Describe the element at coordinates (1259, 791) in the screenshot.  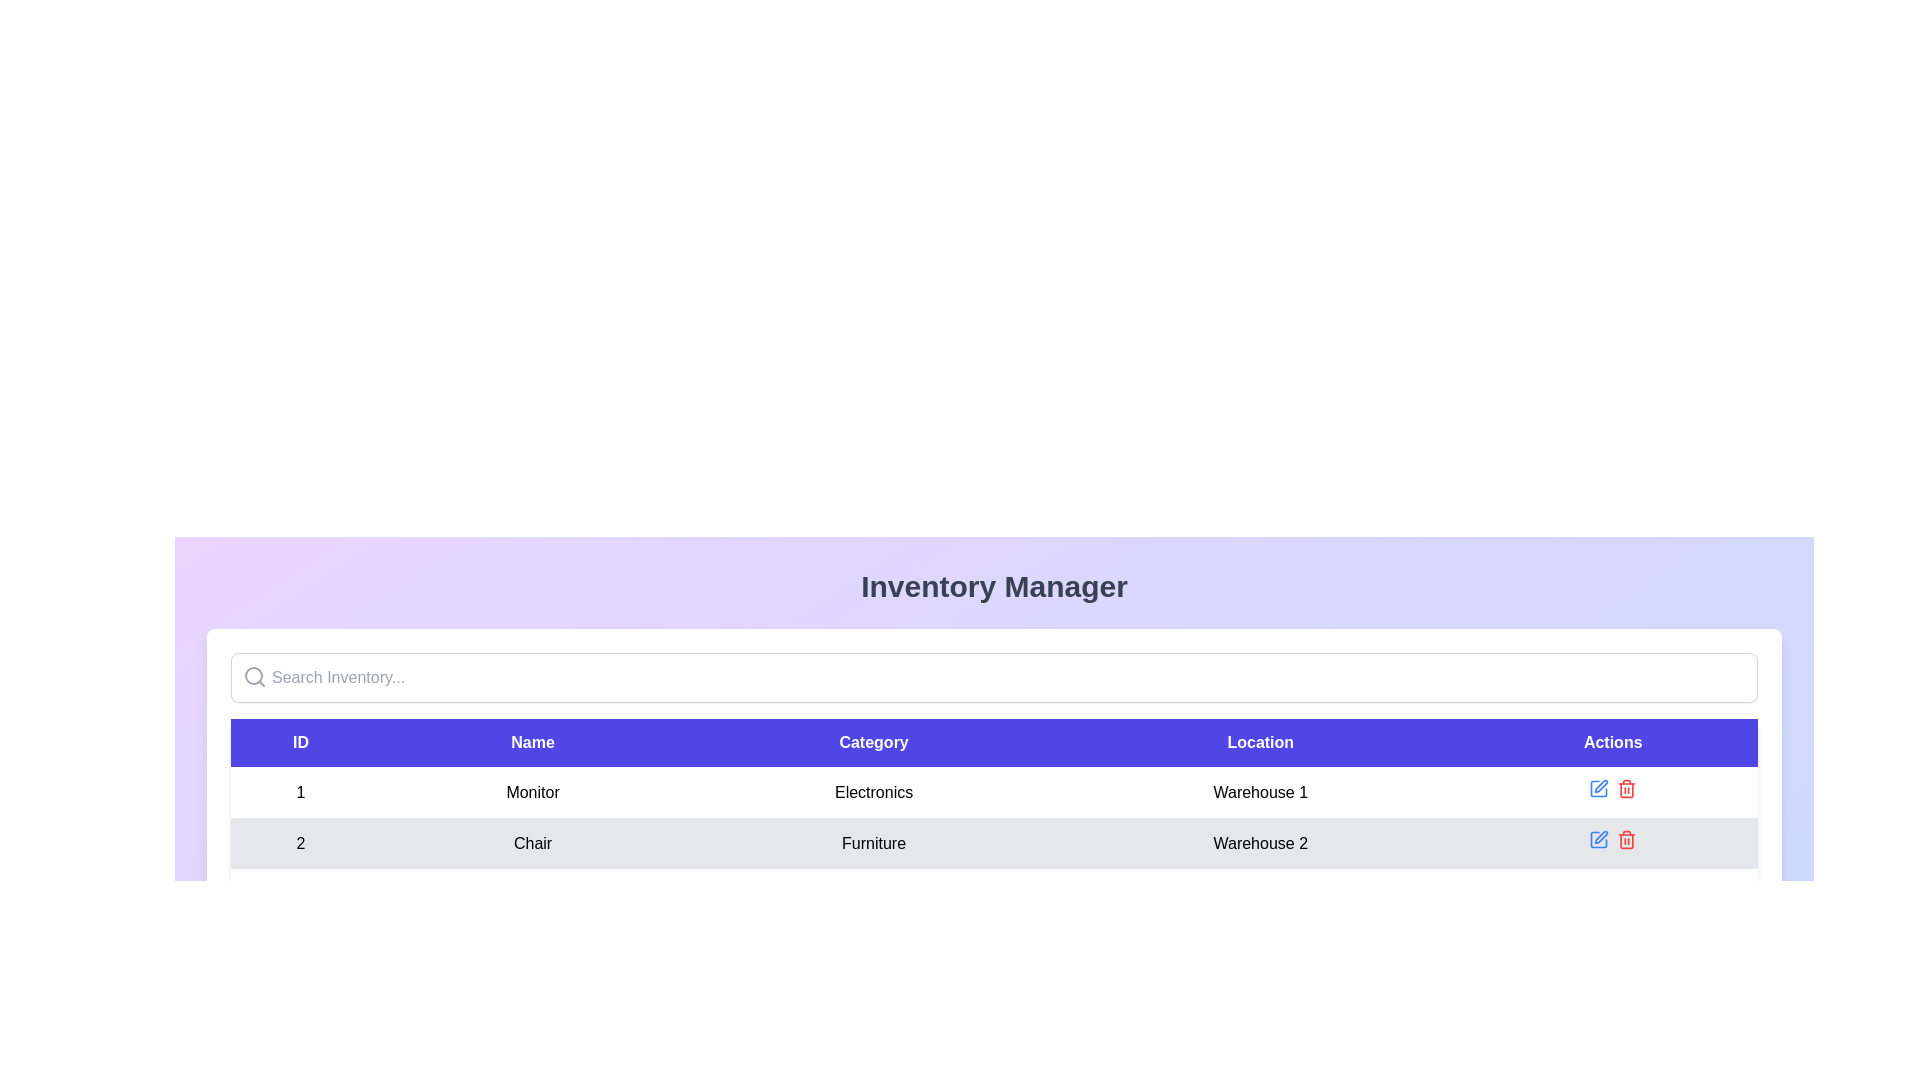
I see `the non-interactive Text label displaying the warehouse location assigned to the inventory item in the first row under the 'Location' column` at that location.